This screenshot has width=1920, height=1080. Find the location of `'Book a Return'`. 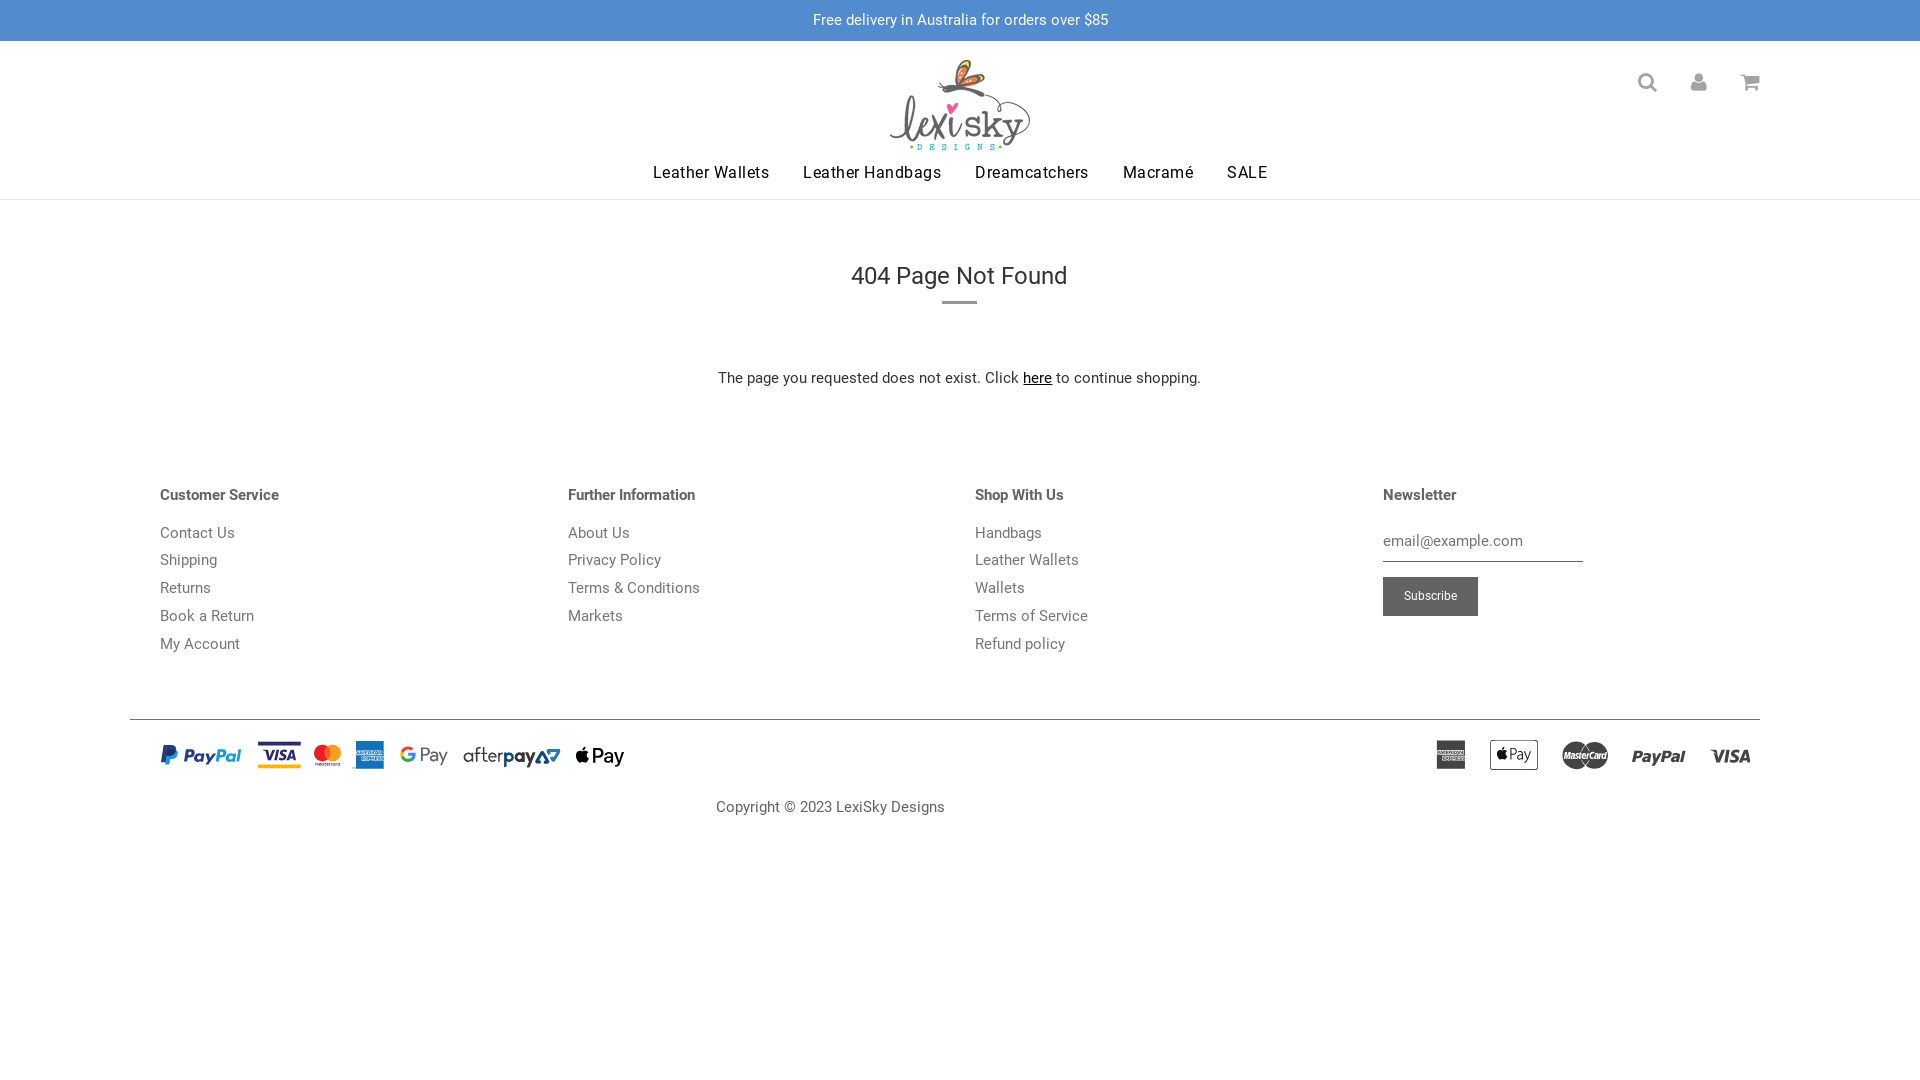

'Book a Return' is located at coordinates (206, 615).